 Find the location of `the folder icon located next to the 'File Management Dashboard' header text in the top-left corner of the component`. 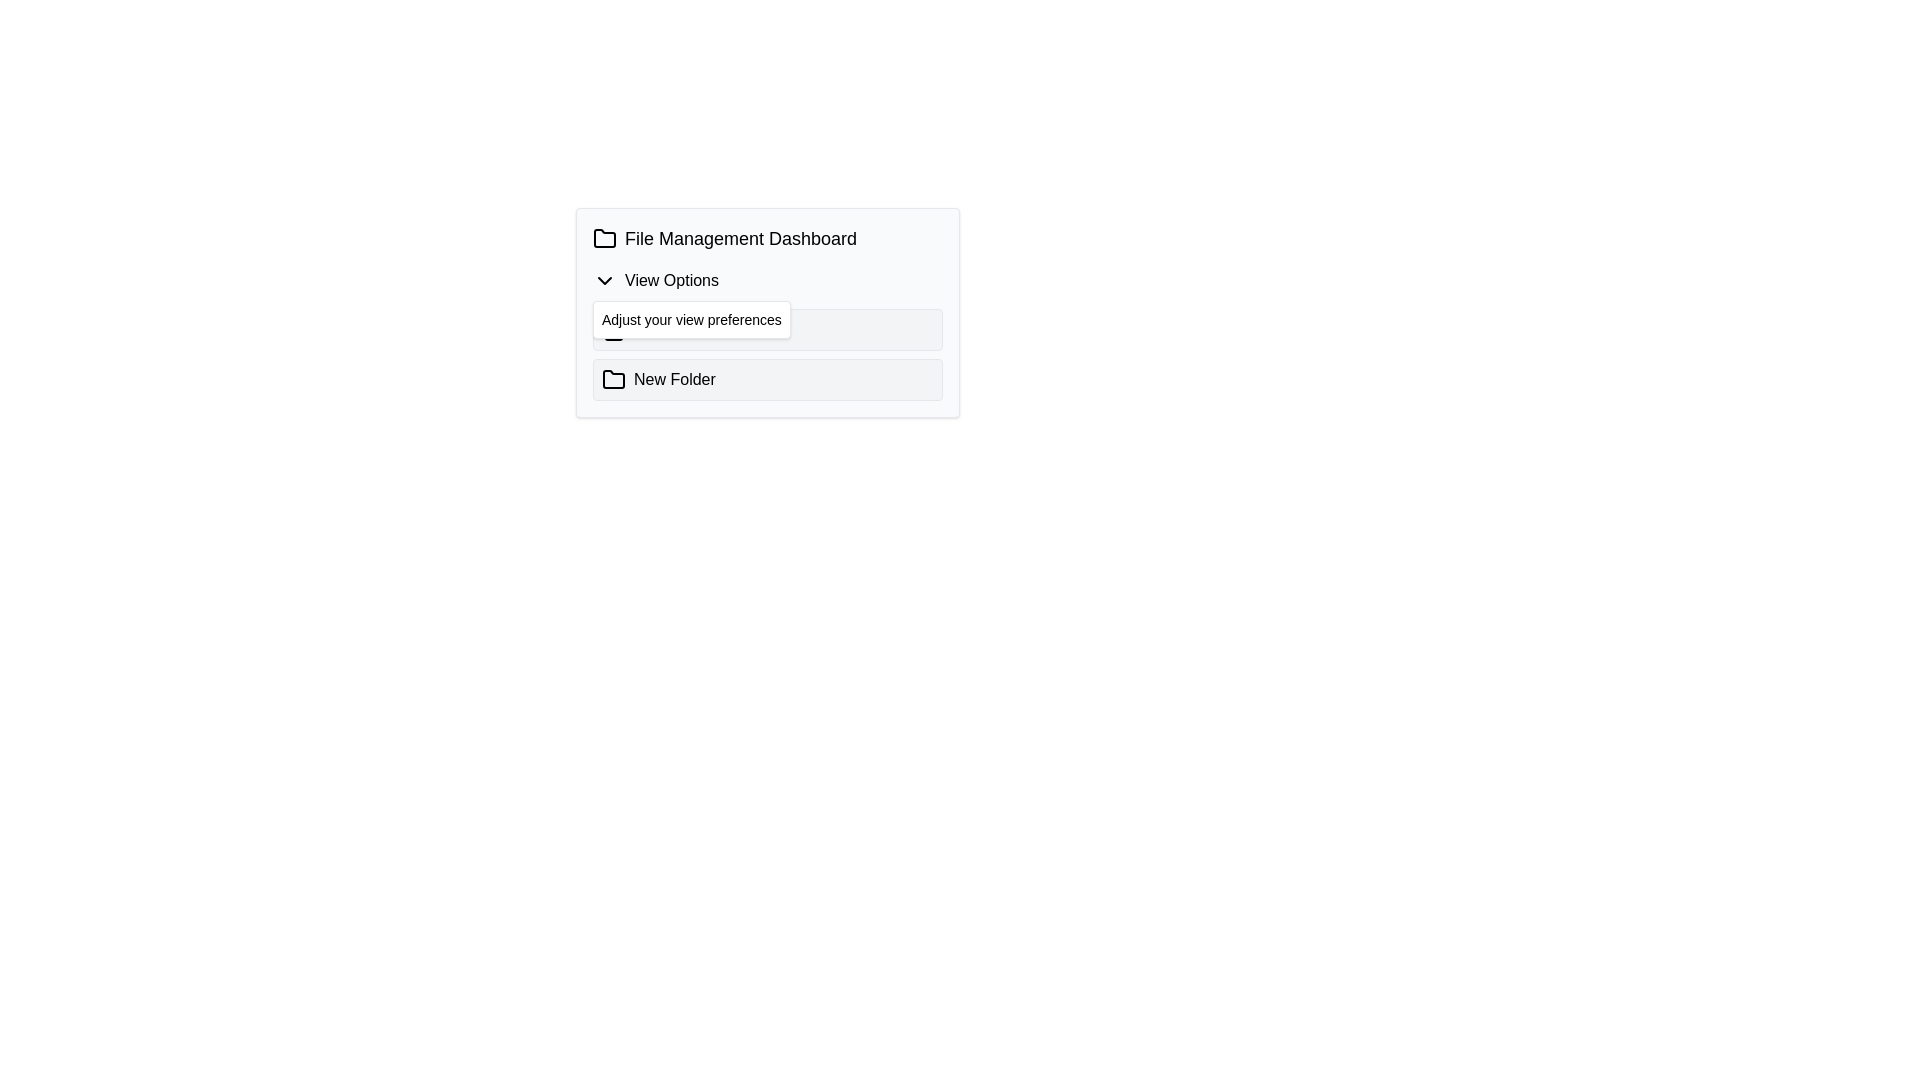

the folder icon located next to the 'File Management Dashboard' header text in the top-left corner of the component is located at coordinates (603, 237).